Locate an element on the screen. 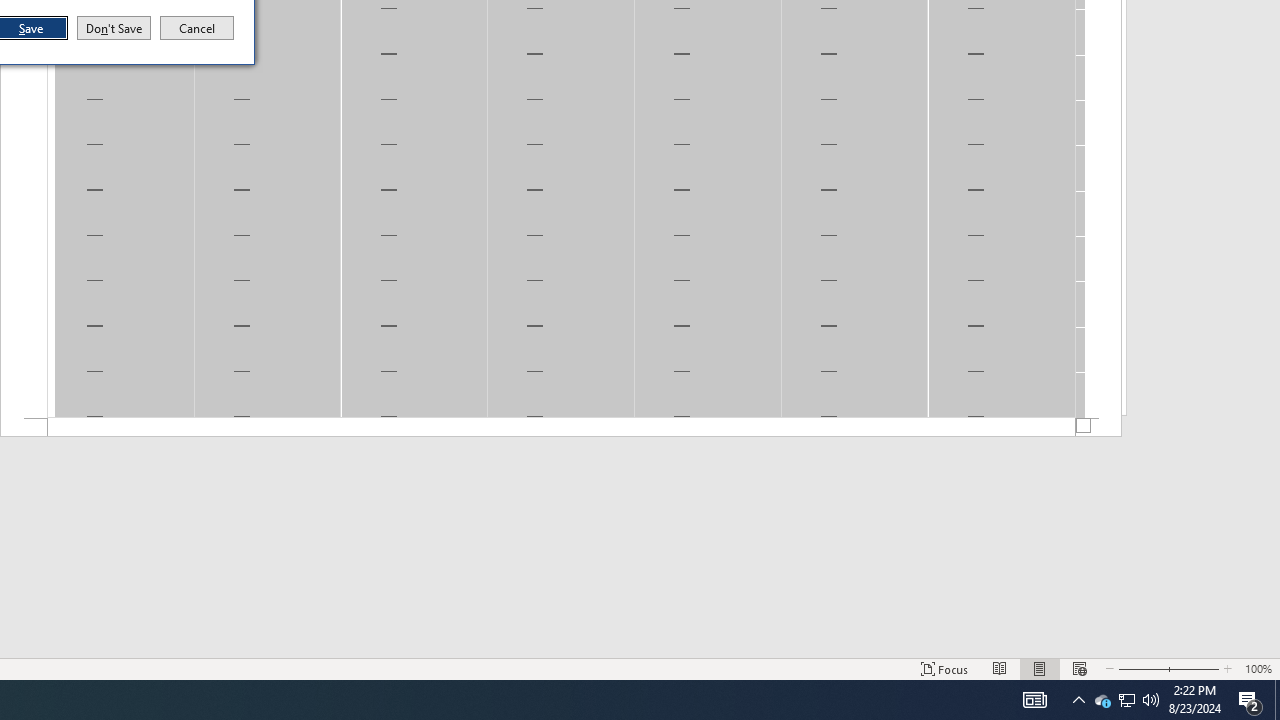 This screenshot has width=1280, height=720. 'Notification Chevron' is located at coordinates (1078, 698).